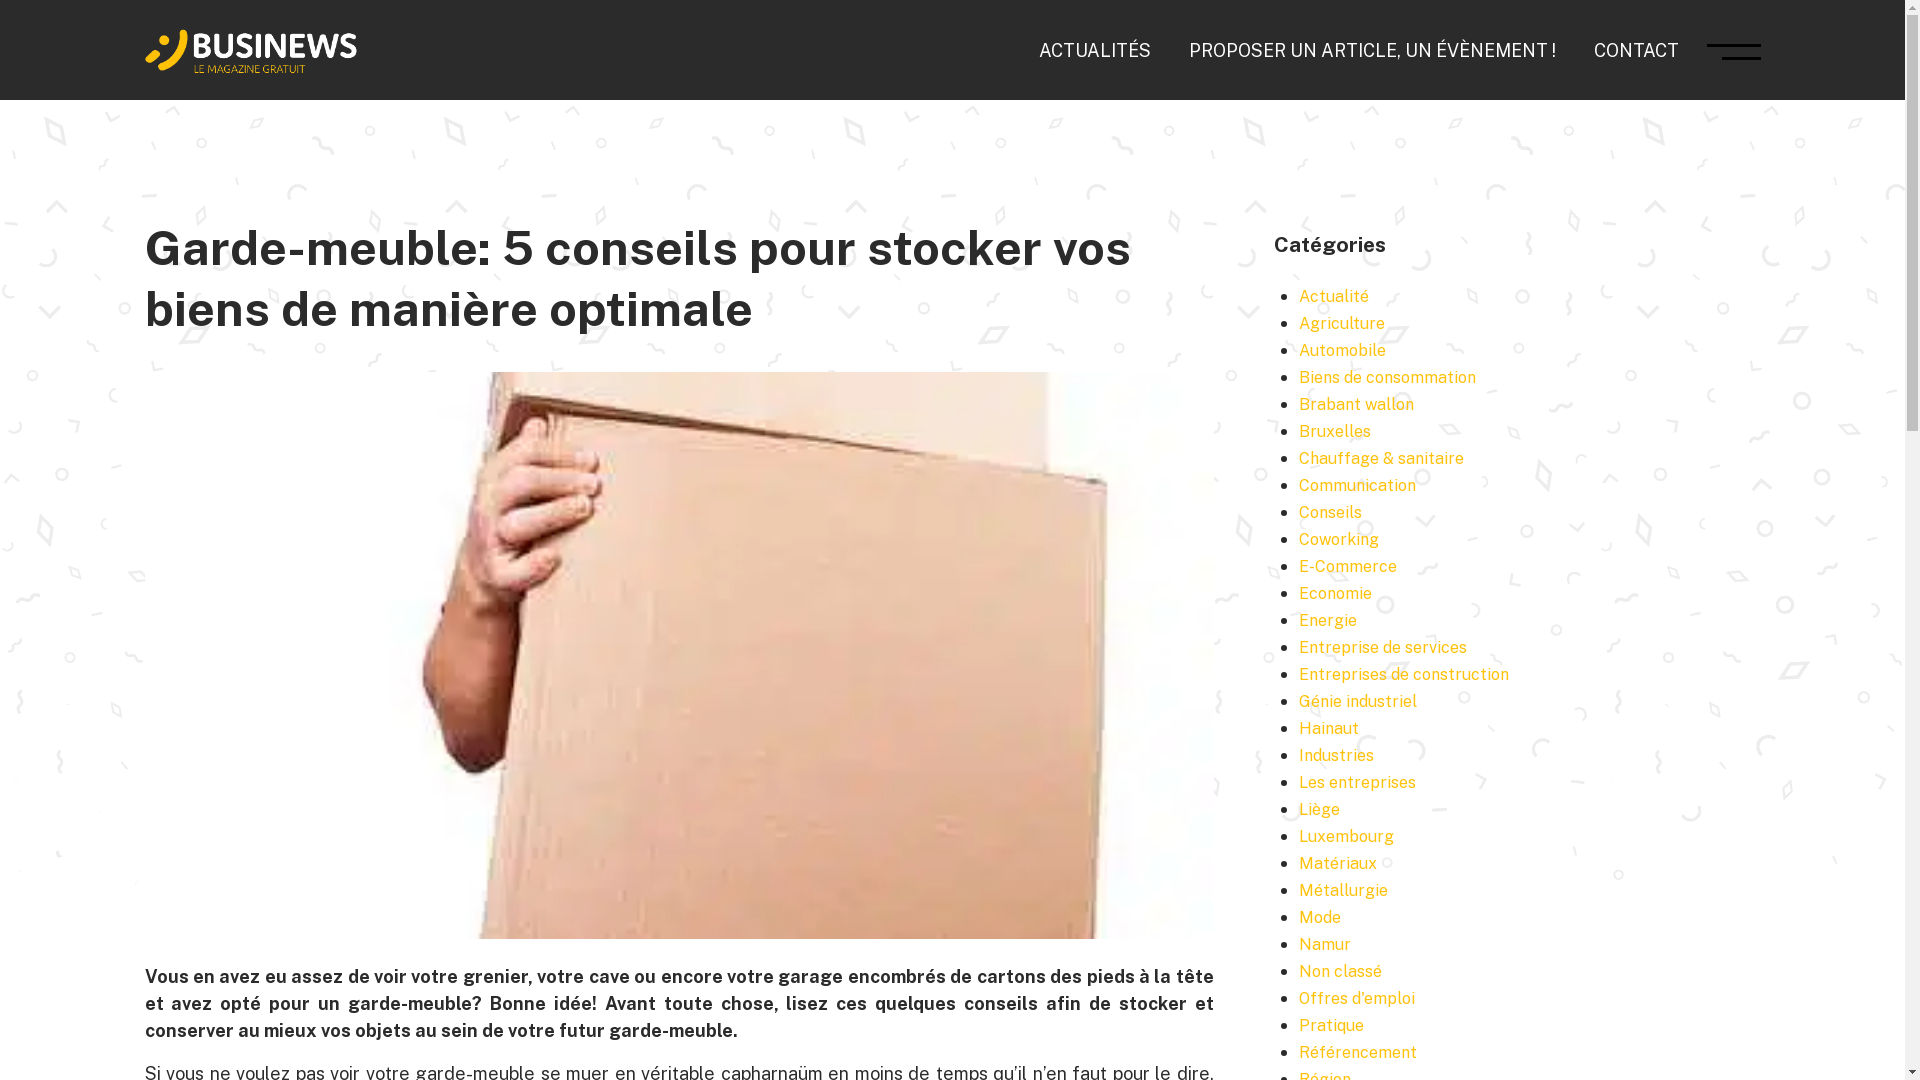  Describe the element at coordinates (1331, 1025) in the screenshot. I see `'Pratique'` at that location.